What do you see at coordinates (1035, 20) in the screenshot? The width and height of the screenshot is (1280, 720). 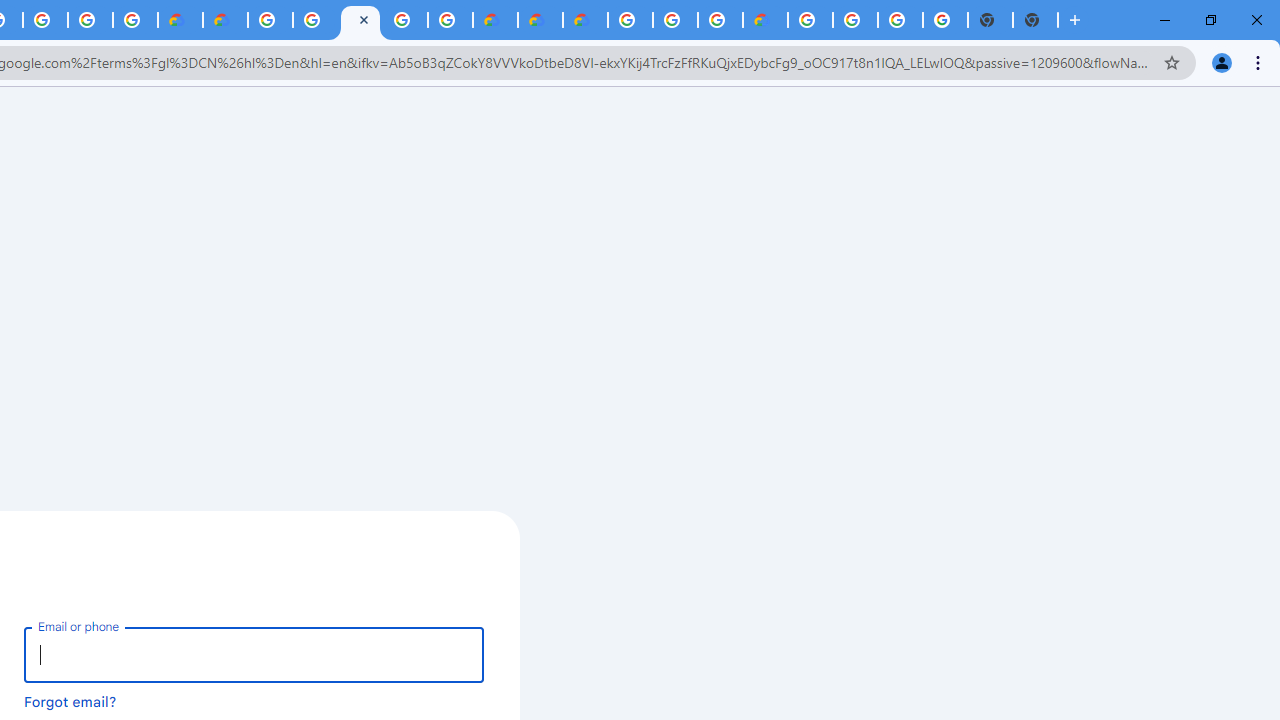 I see `'New Tab'` at bounding box center [1035, 20].